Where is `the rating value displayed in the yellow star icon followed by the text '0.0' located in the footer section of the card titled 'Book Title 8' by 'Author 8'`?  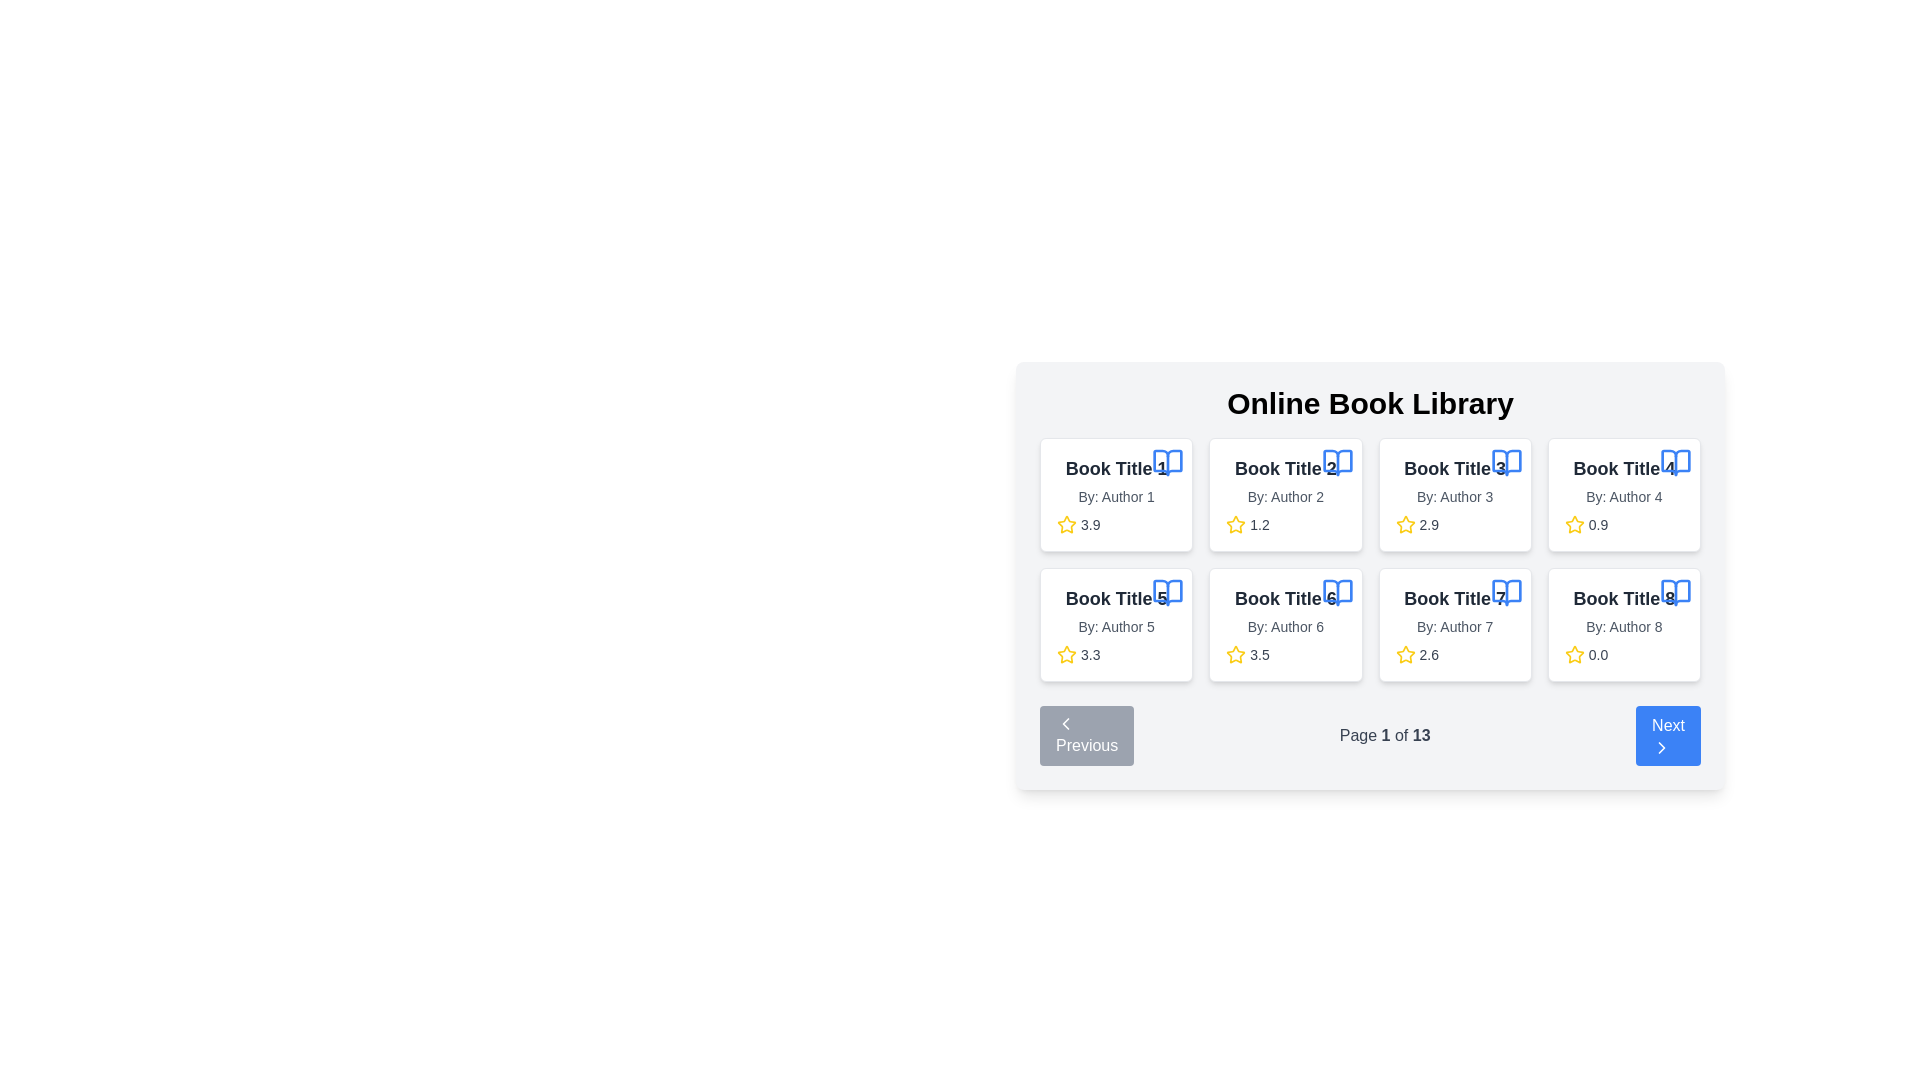 the rating value displayed in the yellow star icon followed by the text '0.0' located in the footer section of the card titled 'Book Title 8' by 'Author 8' is located at coordinates (1624, 655).